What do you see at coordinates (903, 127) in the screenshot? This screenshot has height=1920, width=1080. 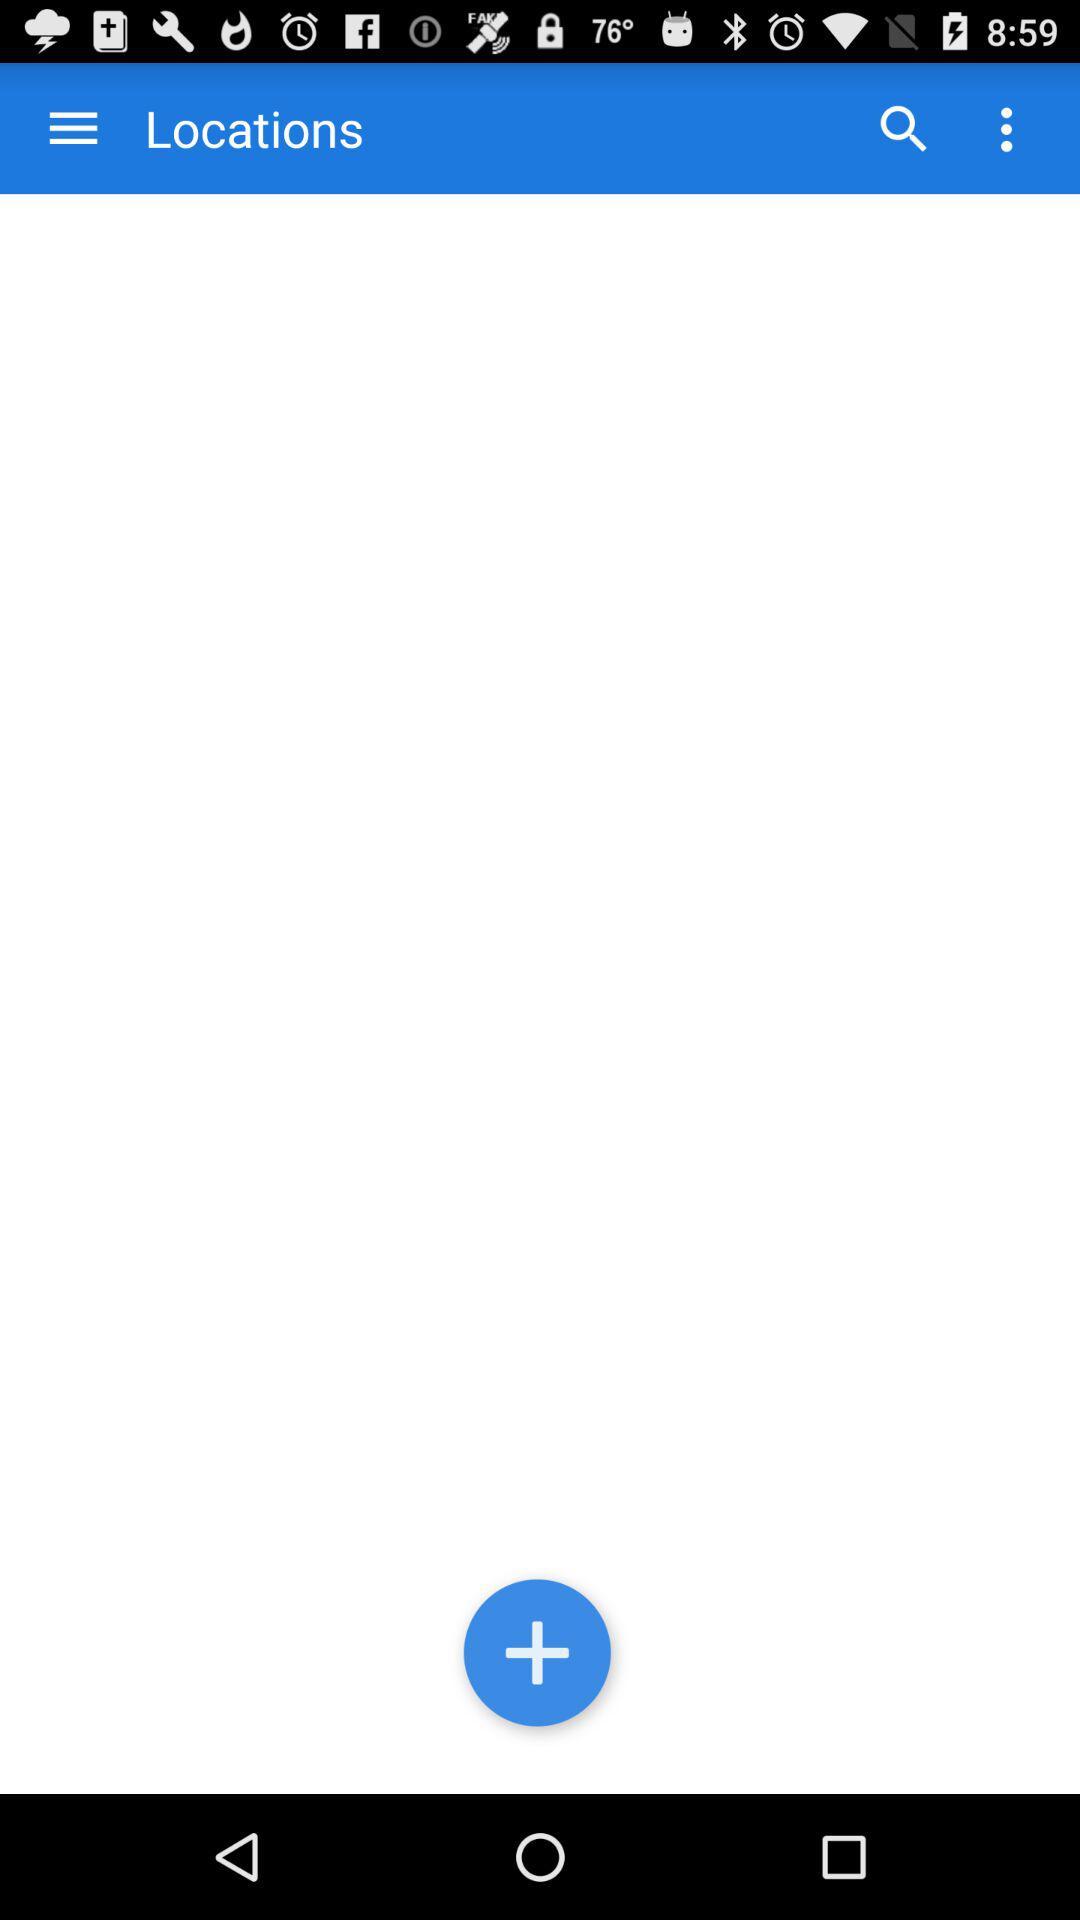 I see `go` at bounding box center [903, 127].